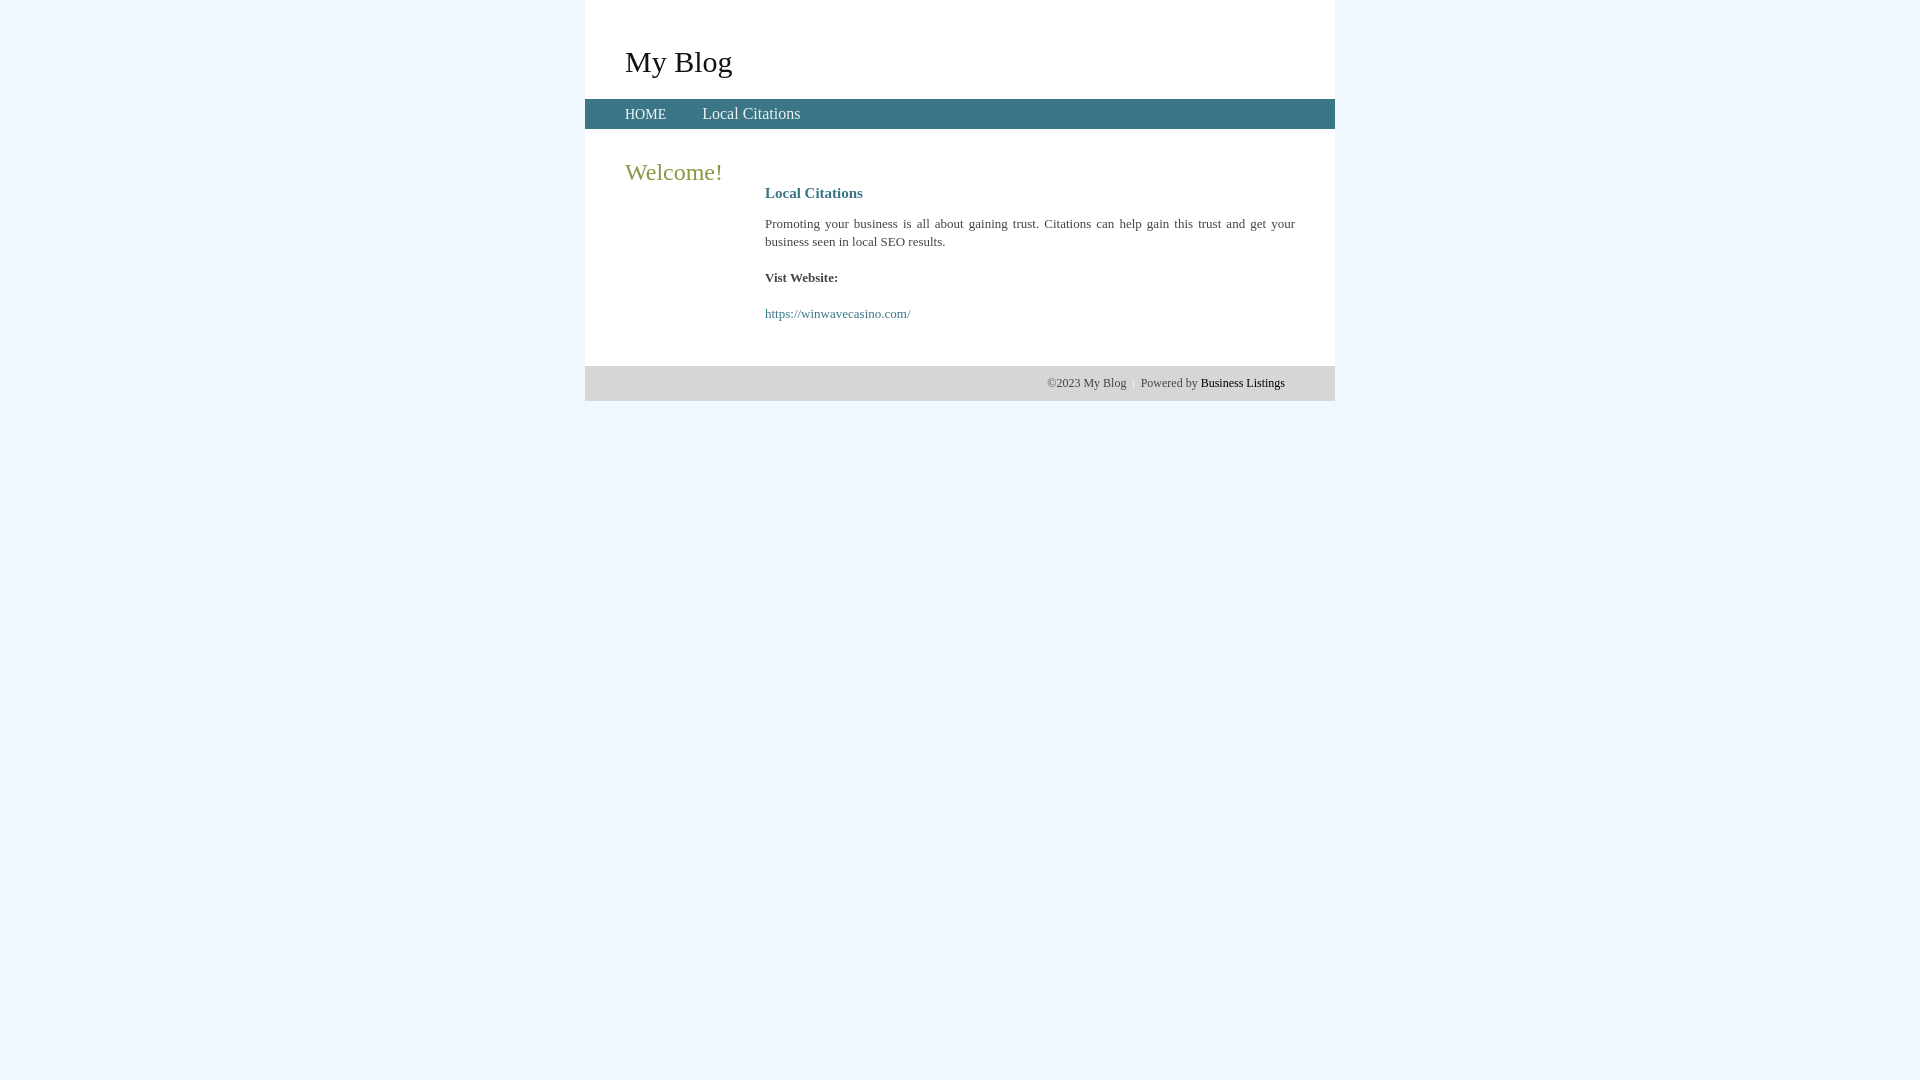 The image size is (1920, 1080). I want to click on 'My Blog', so click(623, 60).